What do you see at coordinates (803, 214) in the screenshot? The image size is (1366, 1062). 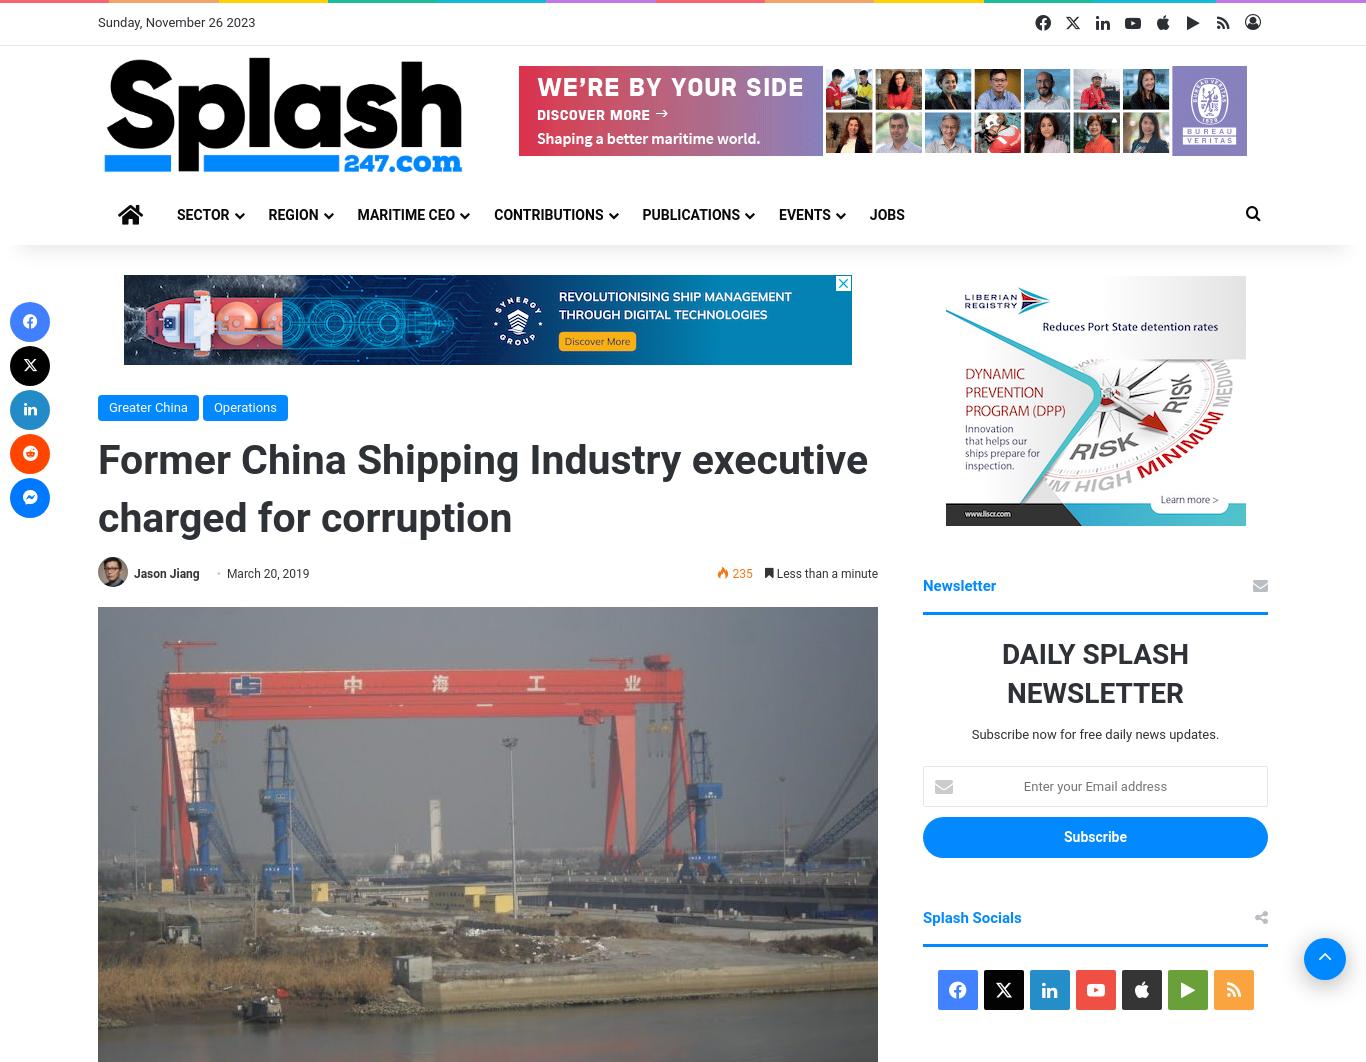 I see `'Events'` at bounding box center [803, 214].